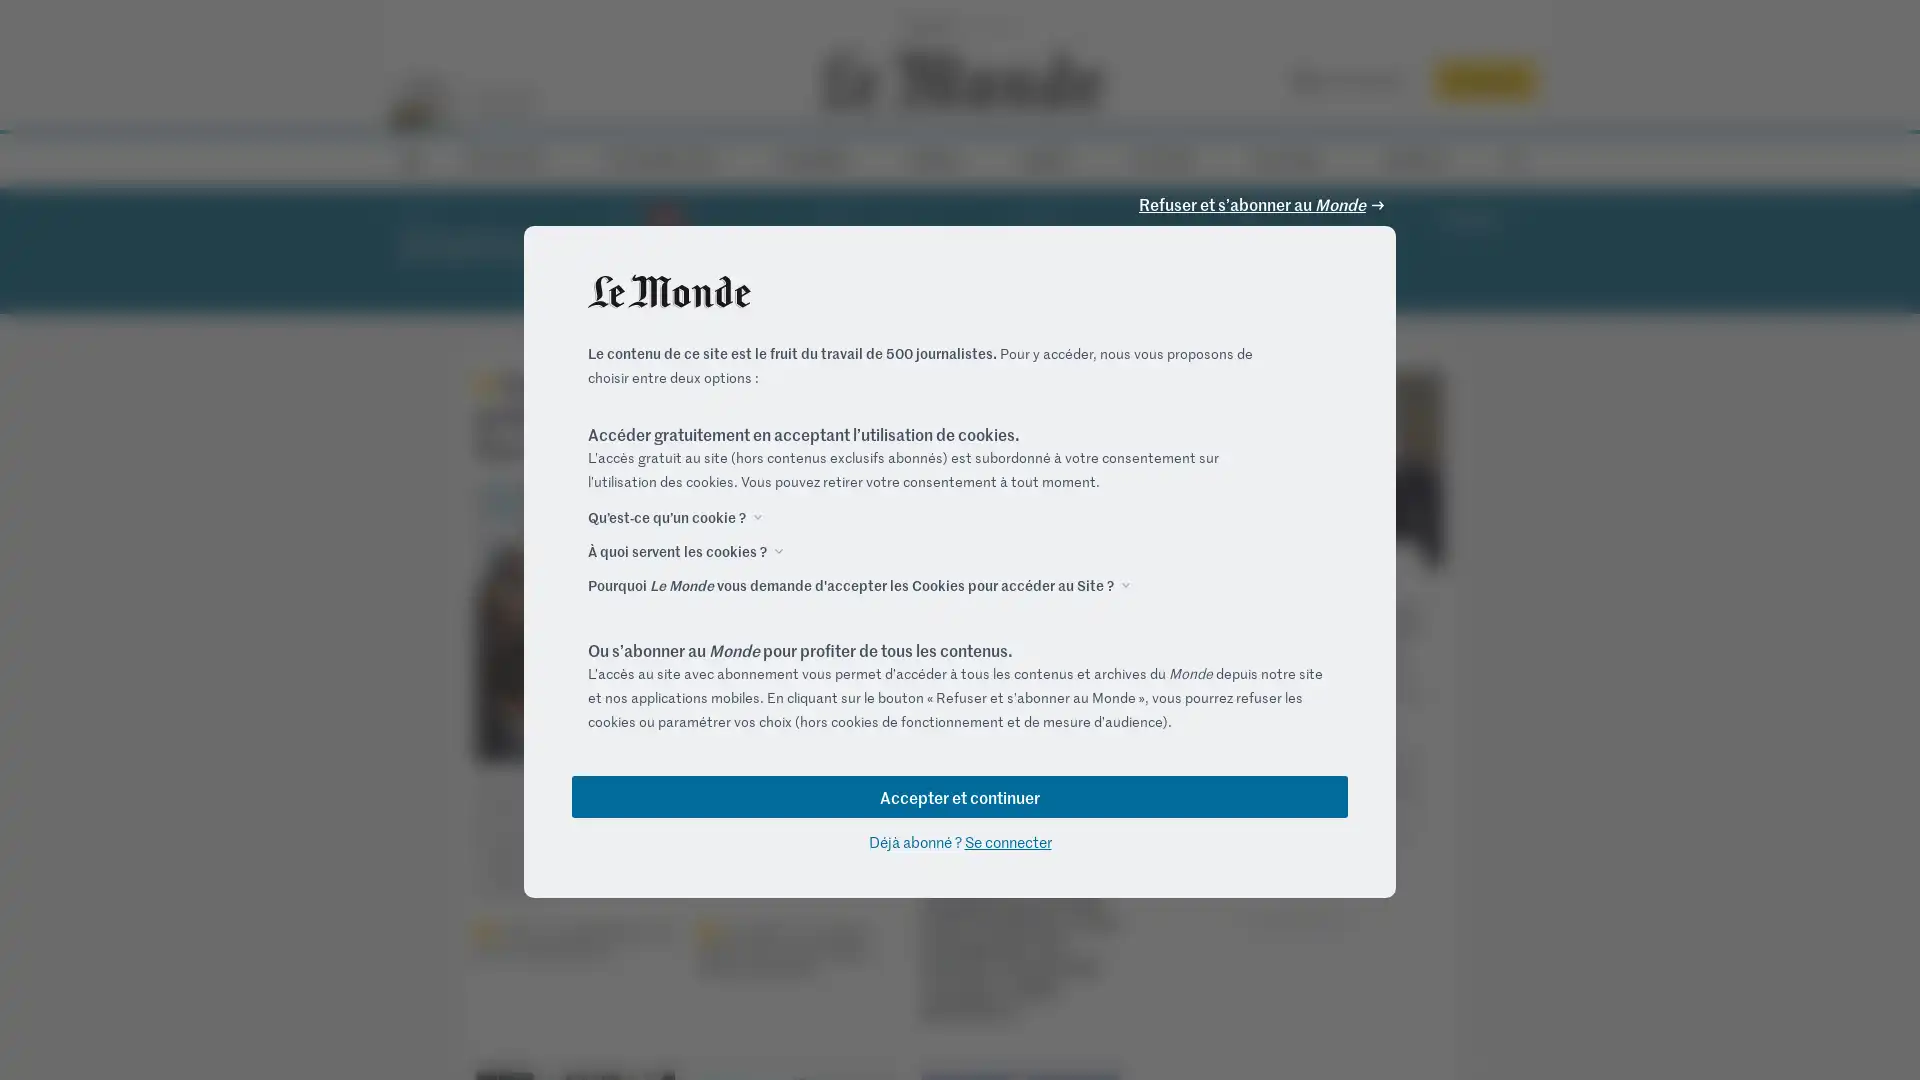 This screenshot has width=1920, height=1080. Describe the element at coordinates (1421, 158) in the screenshot. I see `SERVICES` at that location.